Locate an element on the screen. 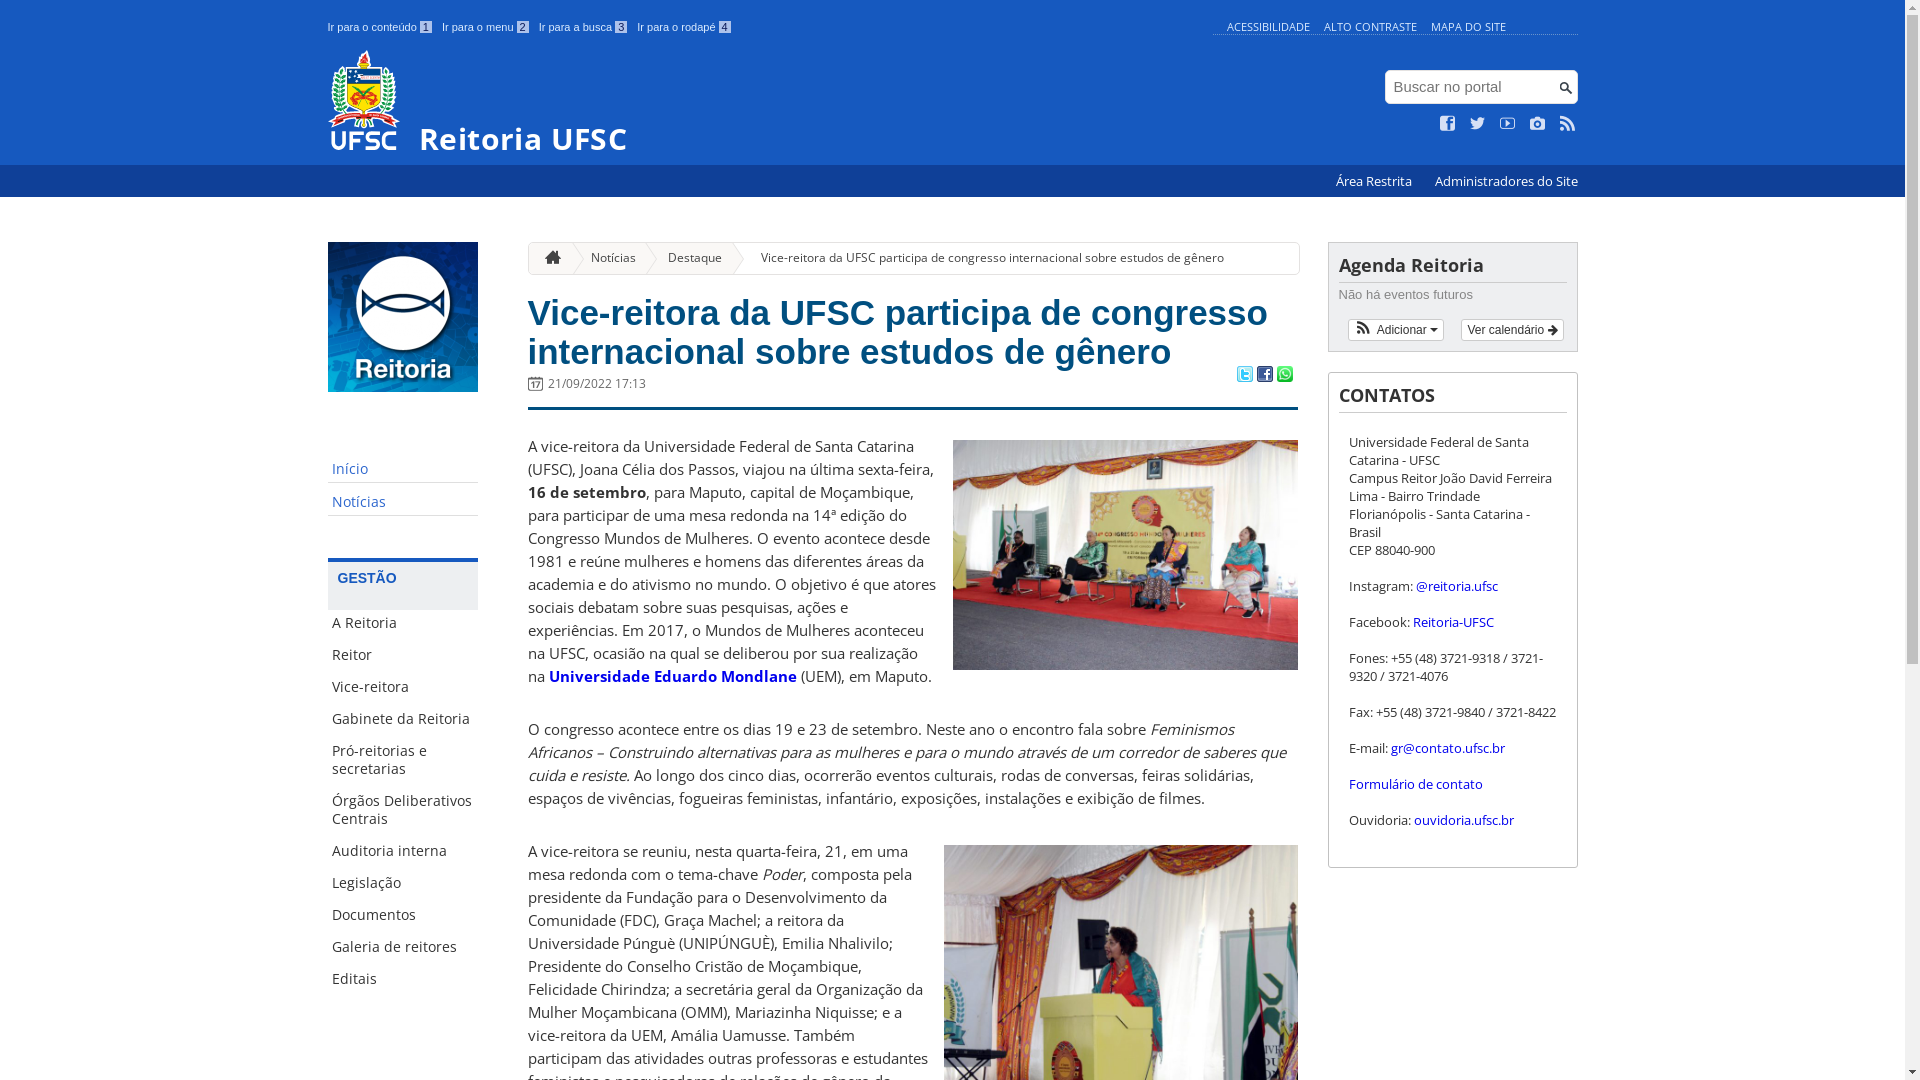  'Gabinete da Reitoria' is located at coordinates (402, 717).